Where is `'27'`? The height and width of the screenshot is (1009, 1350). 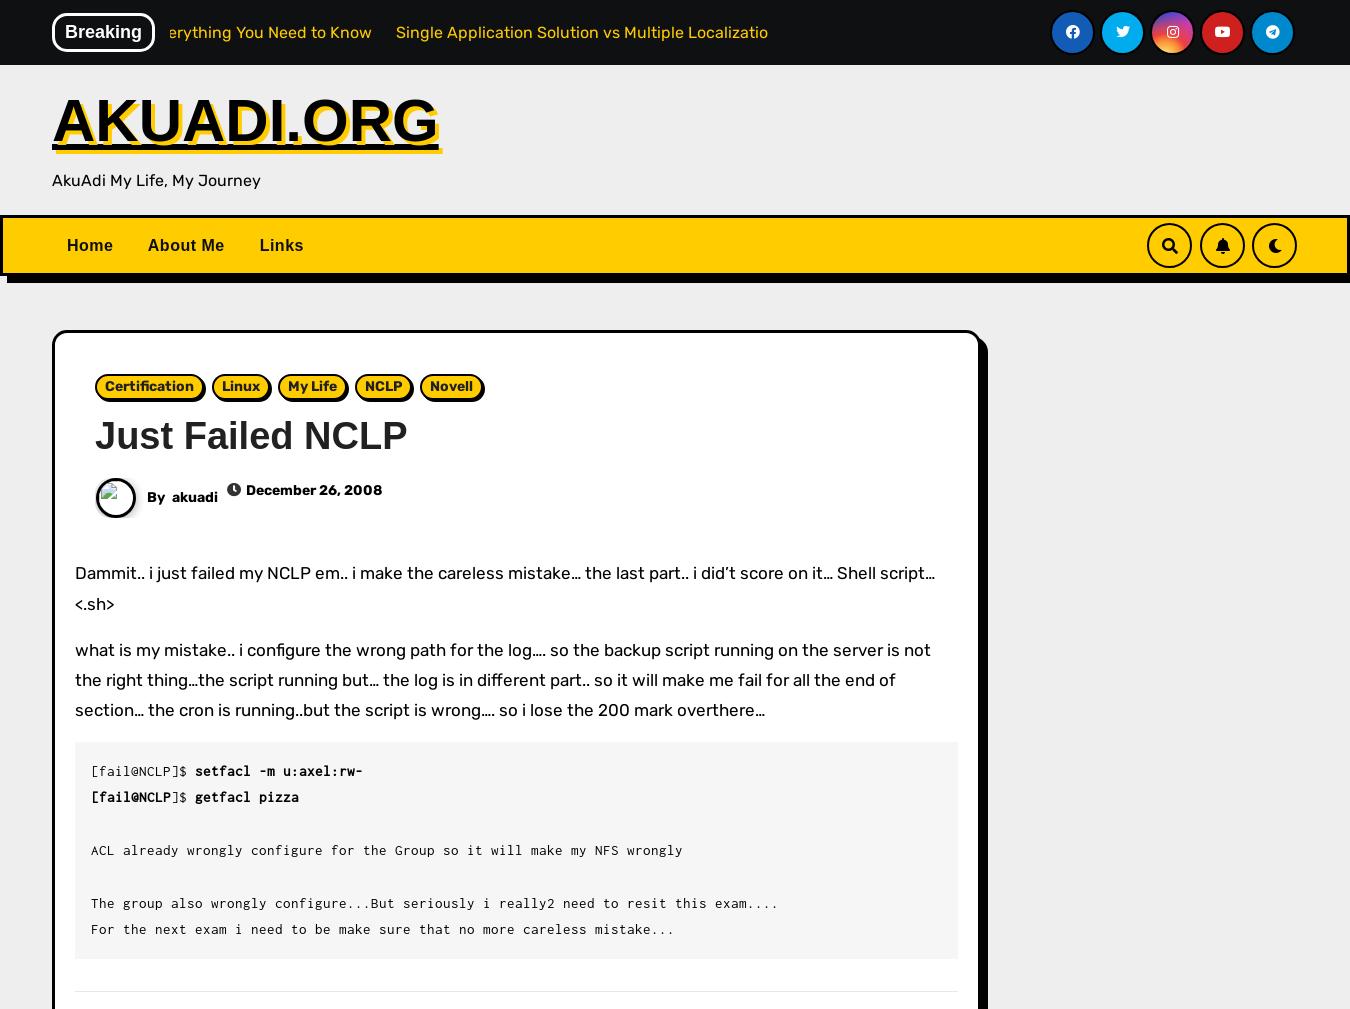 '27' is located at coordinates (1059, 404).